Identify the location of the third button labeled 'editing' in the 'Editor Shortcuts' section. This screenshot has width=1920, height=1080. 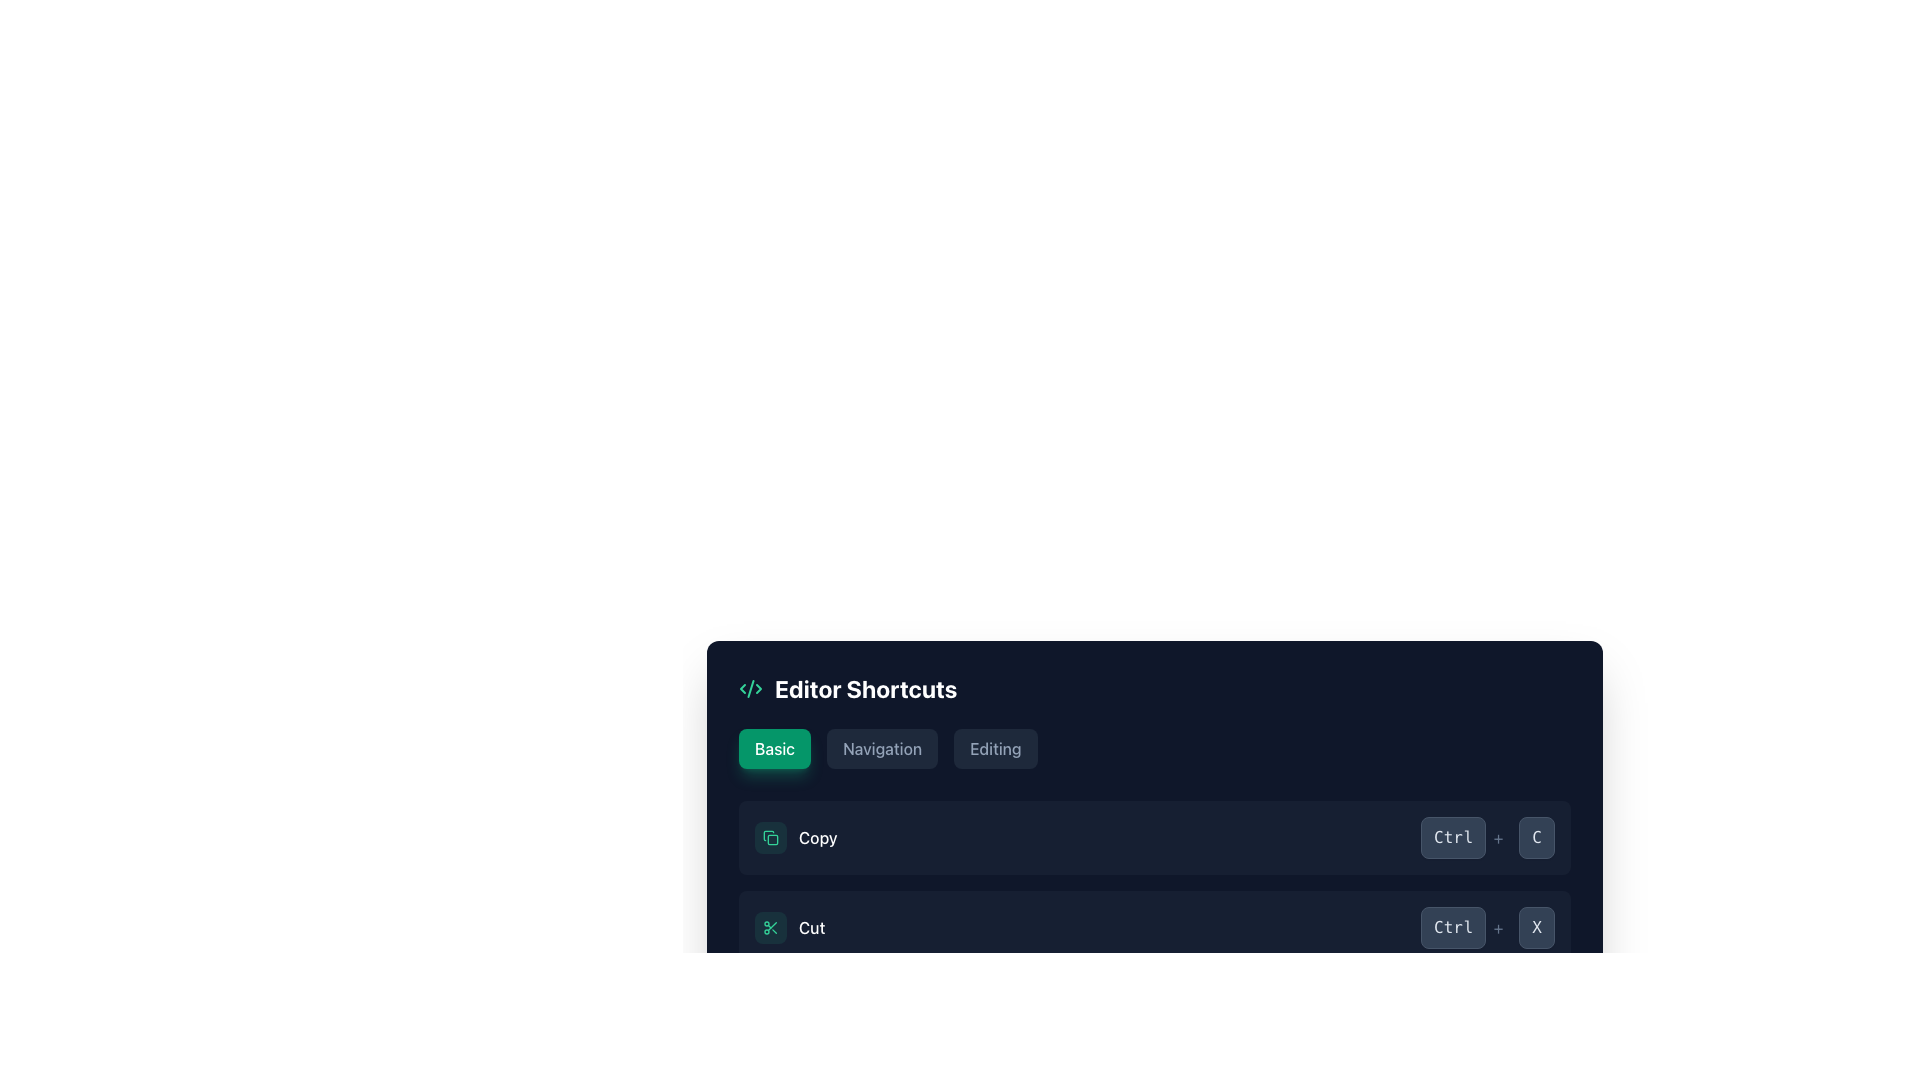
(995, 748).